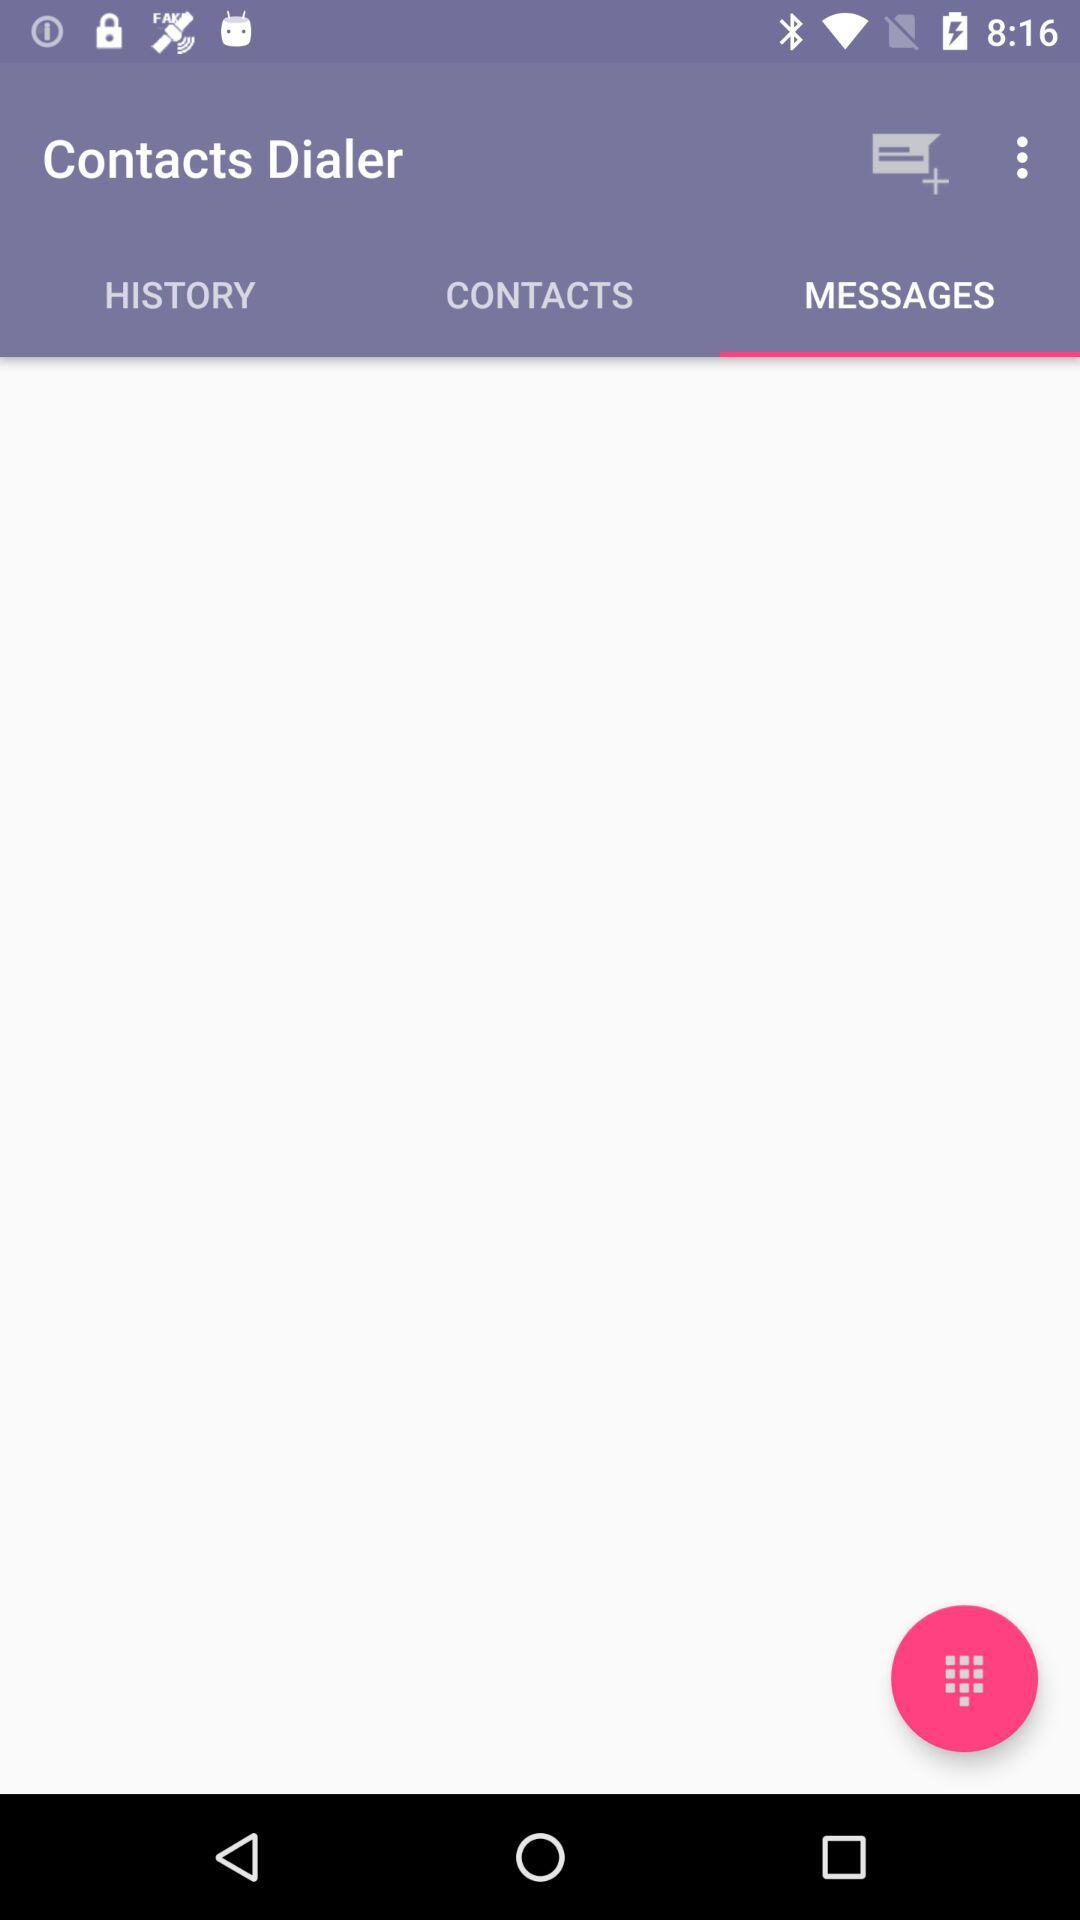 Image resolution: width=1080 pixels, height=1920 pixels. What do you see at coordinates (906, 156) in the screenshot?
I see `app next to the contacts dialer item` at bounding box center [906, 156].